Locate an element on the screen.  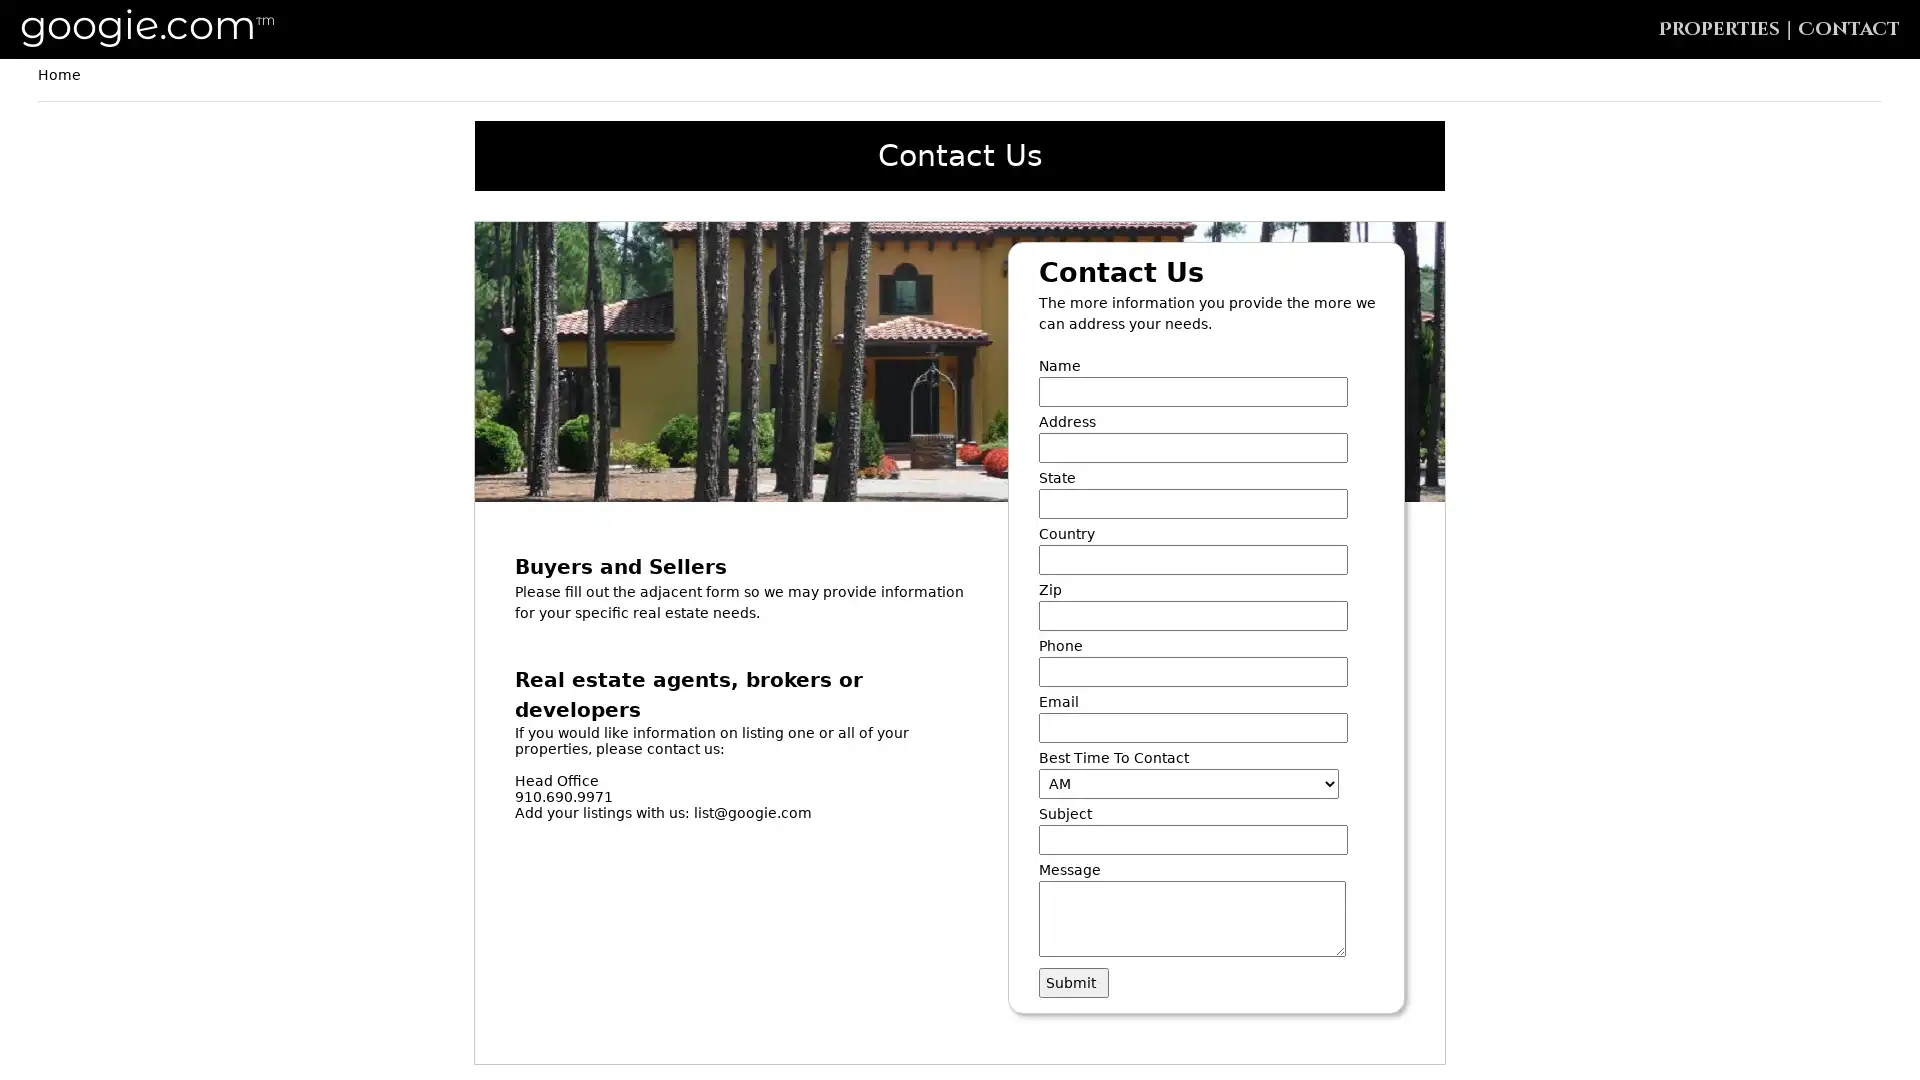
Submit is located at coordinates (1073, 982).